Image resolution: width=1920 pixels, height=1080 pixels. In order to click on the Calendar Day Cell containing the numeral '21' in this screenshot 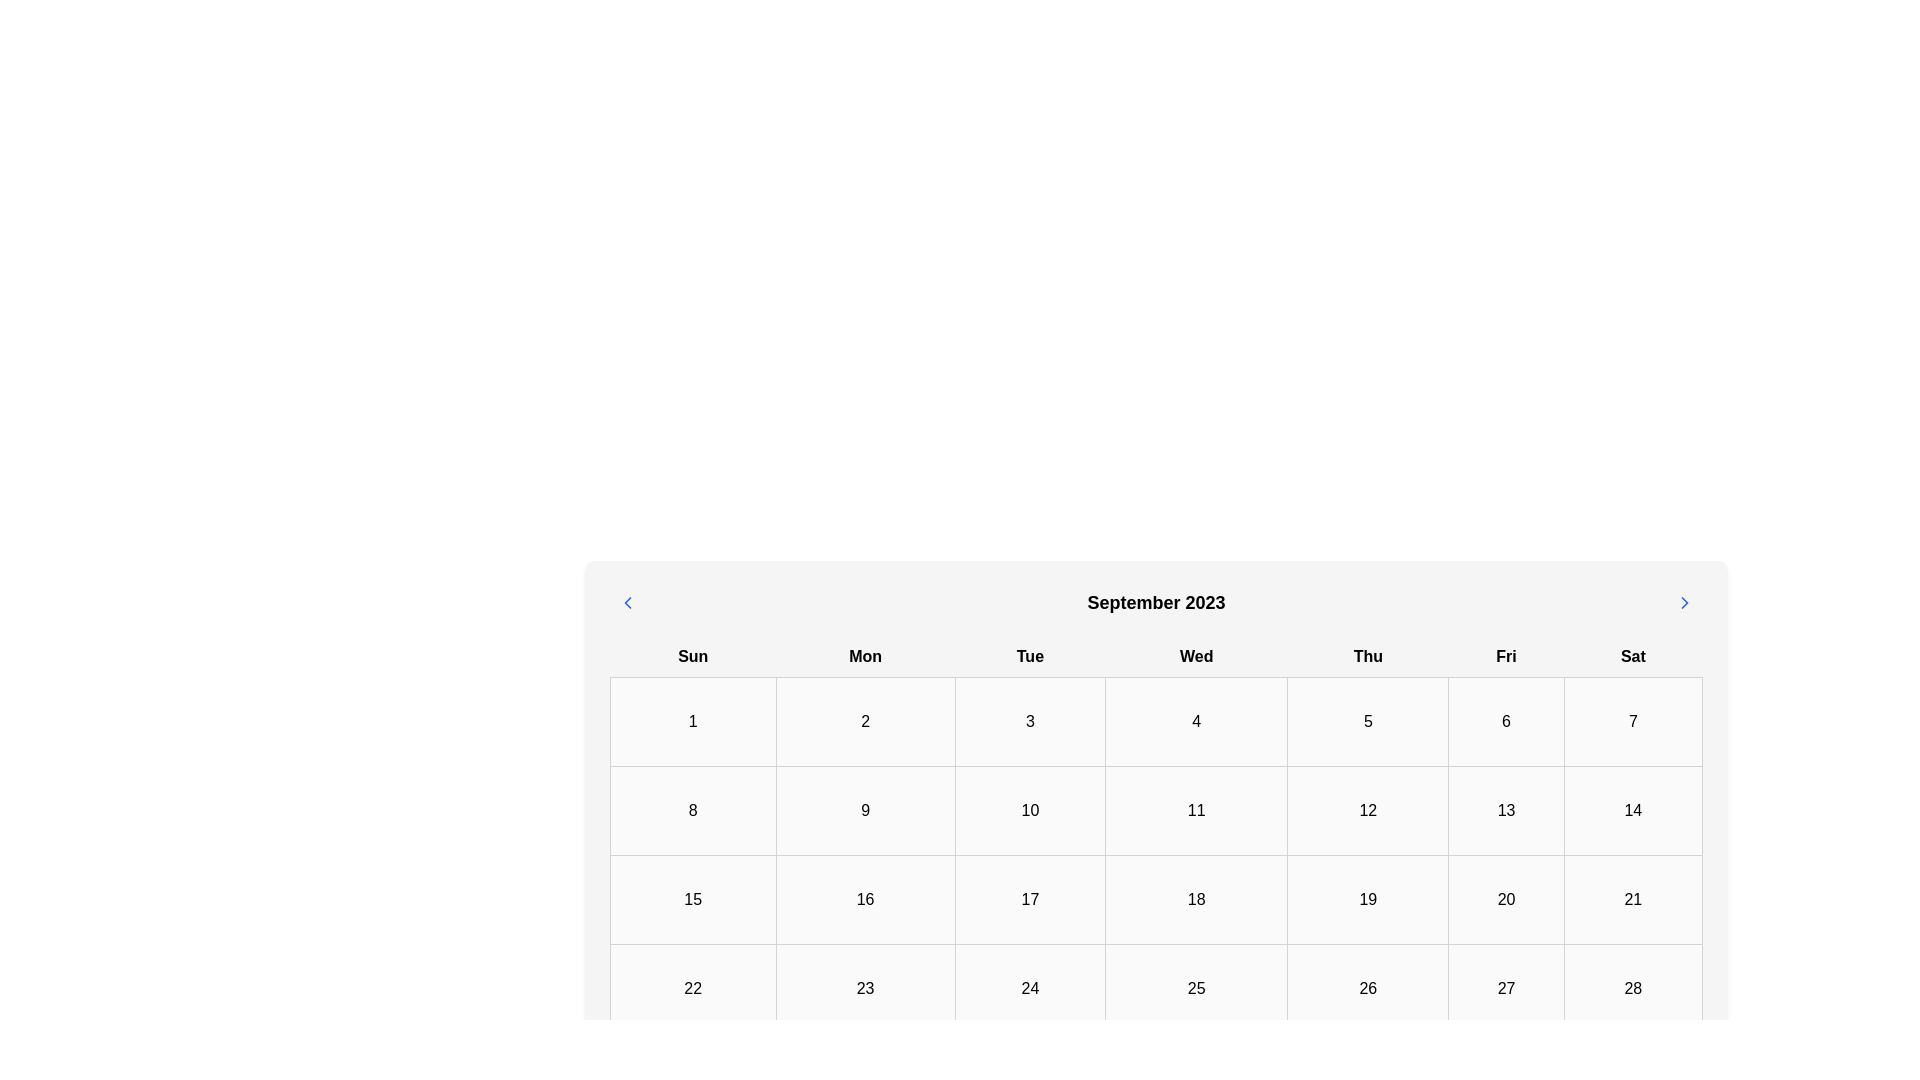, I will do `click(1633, 898)`.